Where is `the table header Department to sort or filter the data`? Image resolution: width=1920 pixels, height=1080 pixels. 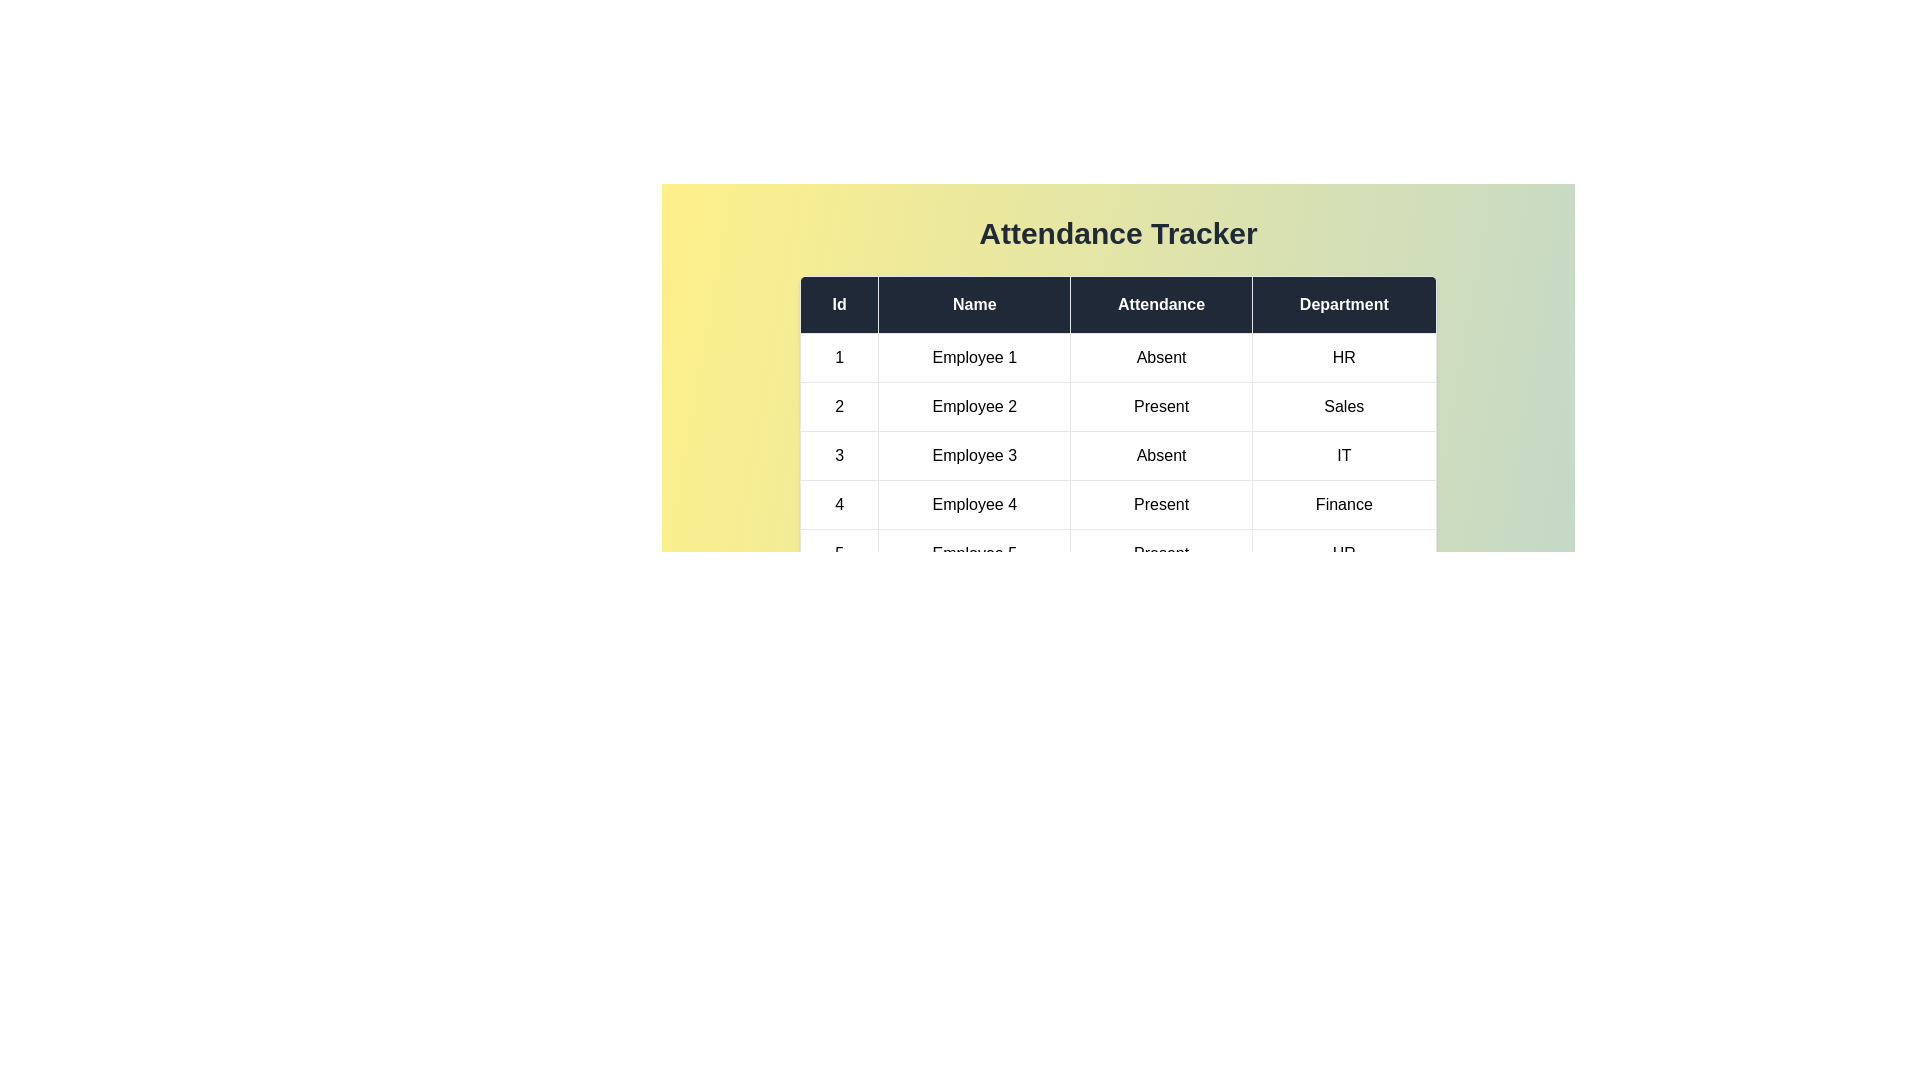
the table header Department to sort or filter the data is located at coordinates (1344, 304).